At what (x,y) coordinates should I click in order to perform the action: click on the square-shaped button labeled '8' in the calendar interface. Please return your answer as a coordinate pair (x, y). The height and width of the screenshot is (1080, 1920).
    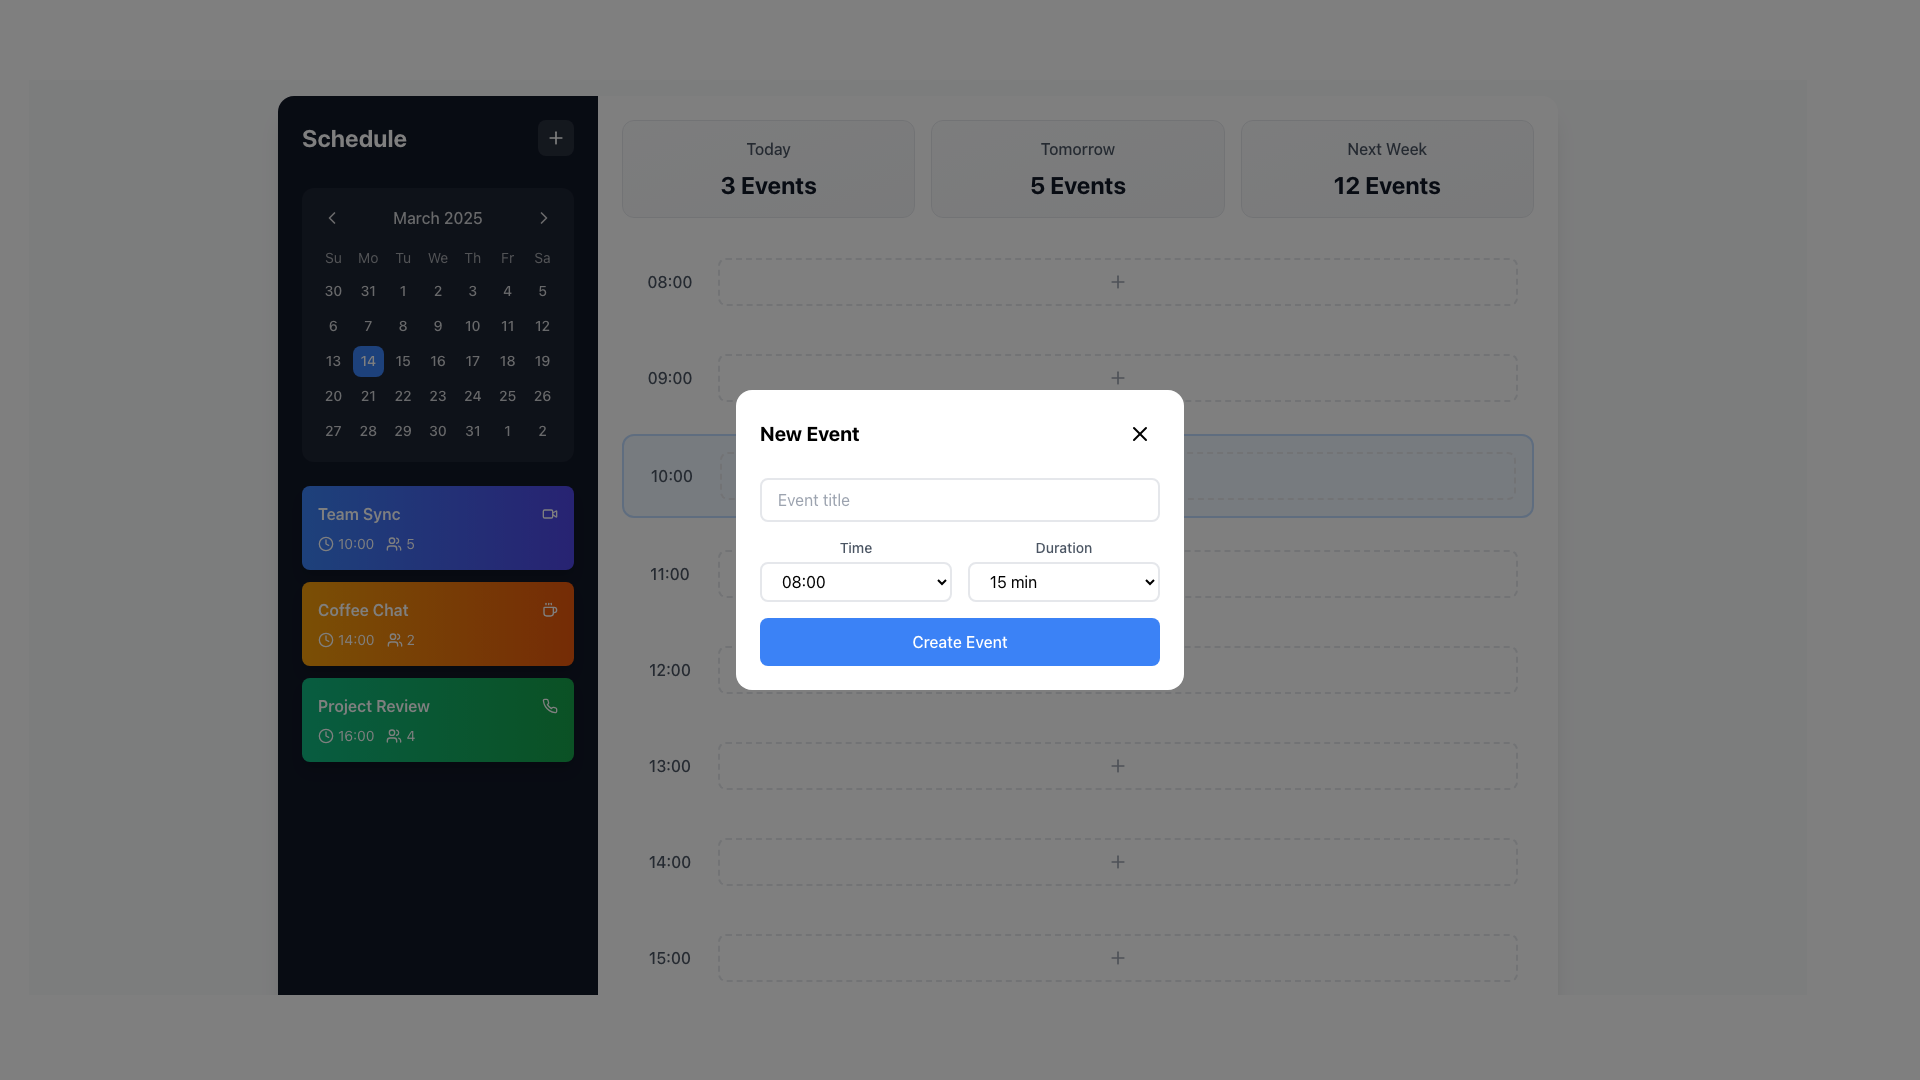
    Looking at the image, I should click on (402, 325).